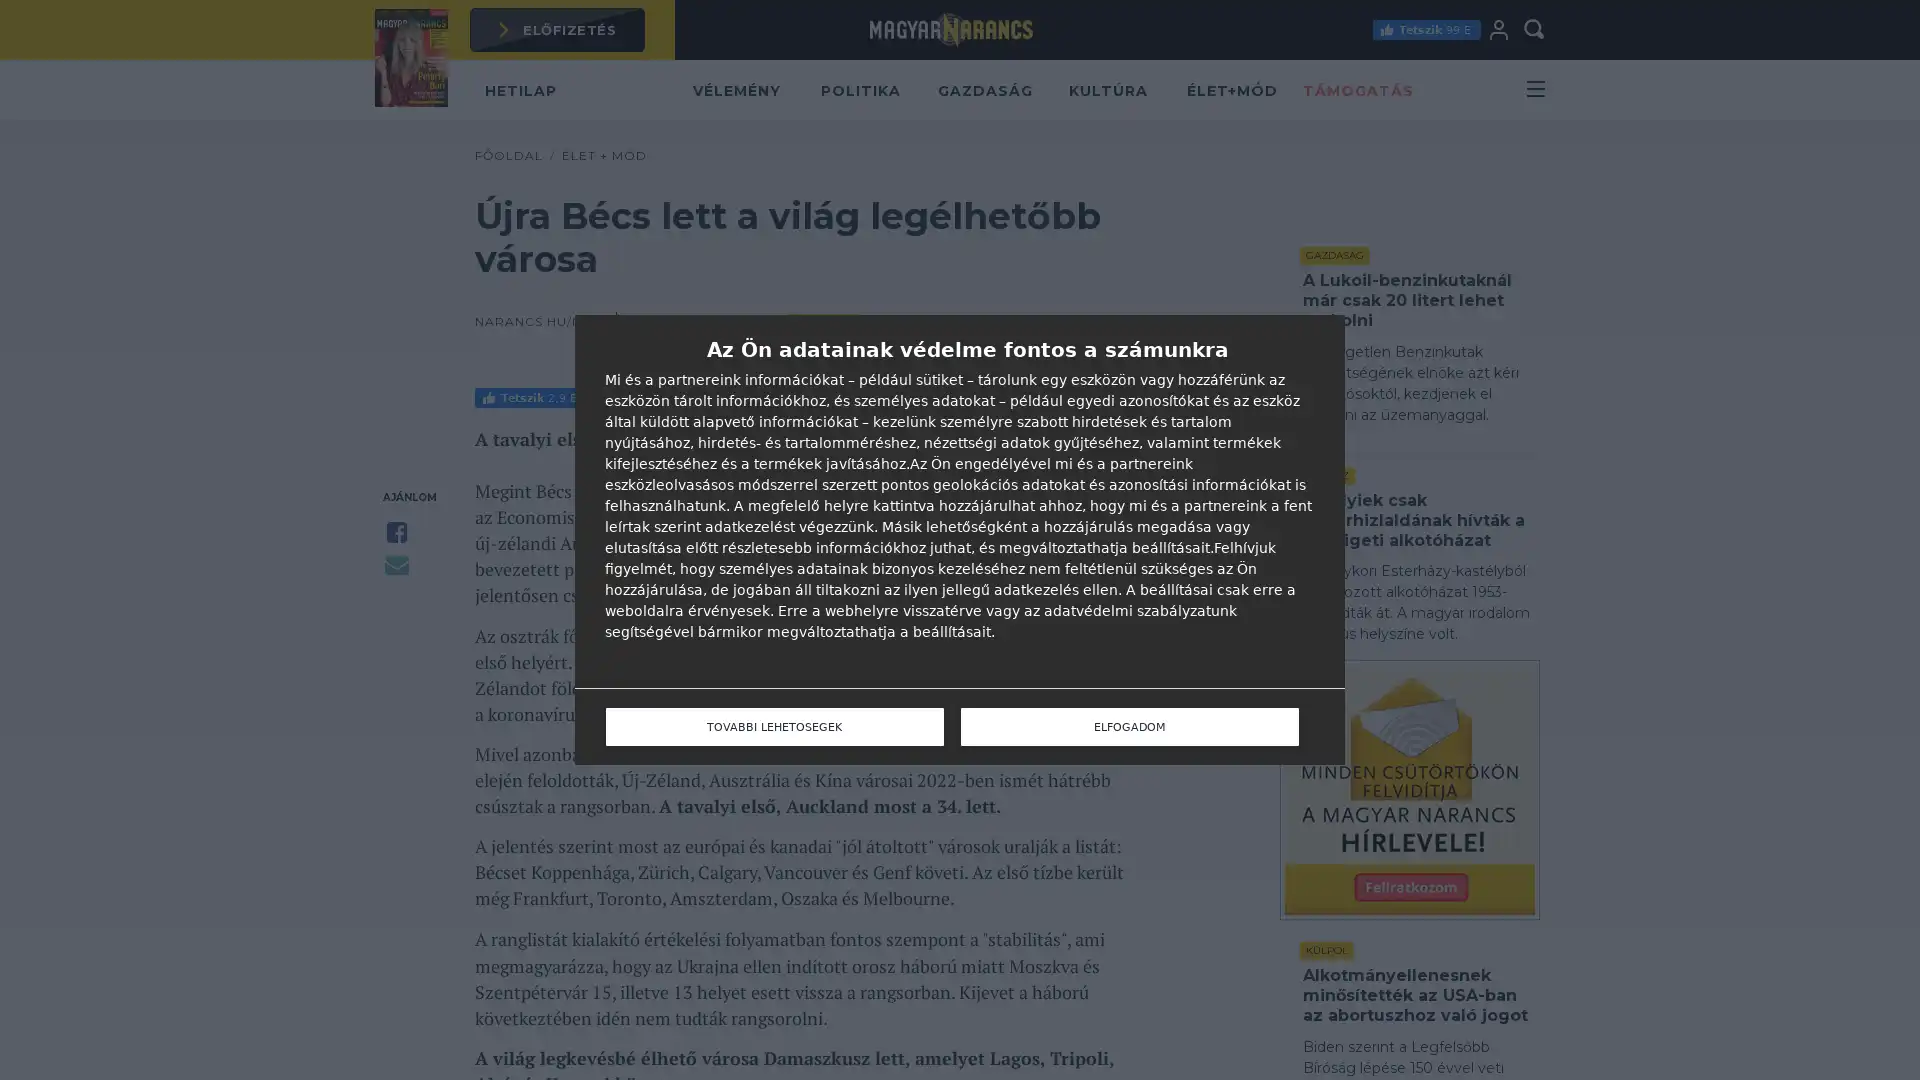 The height and width of the screenshot is (1080, 1920). Describe the element at coordinates (773, 726) in the screenshot. I see `TOVABBI LEHETOSEGEK` at that location.